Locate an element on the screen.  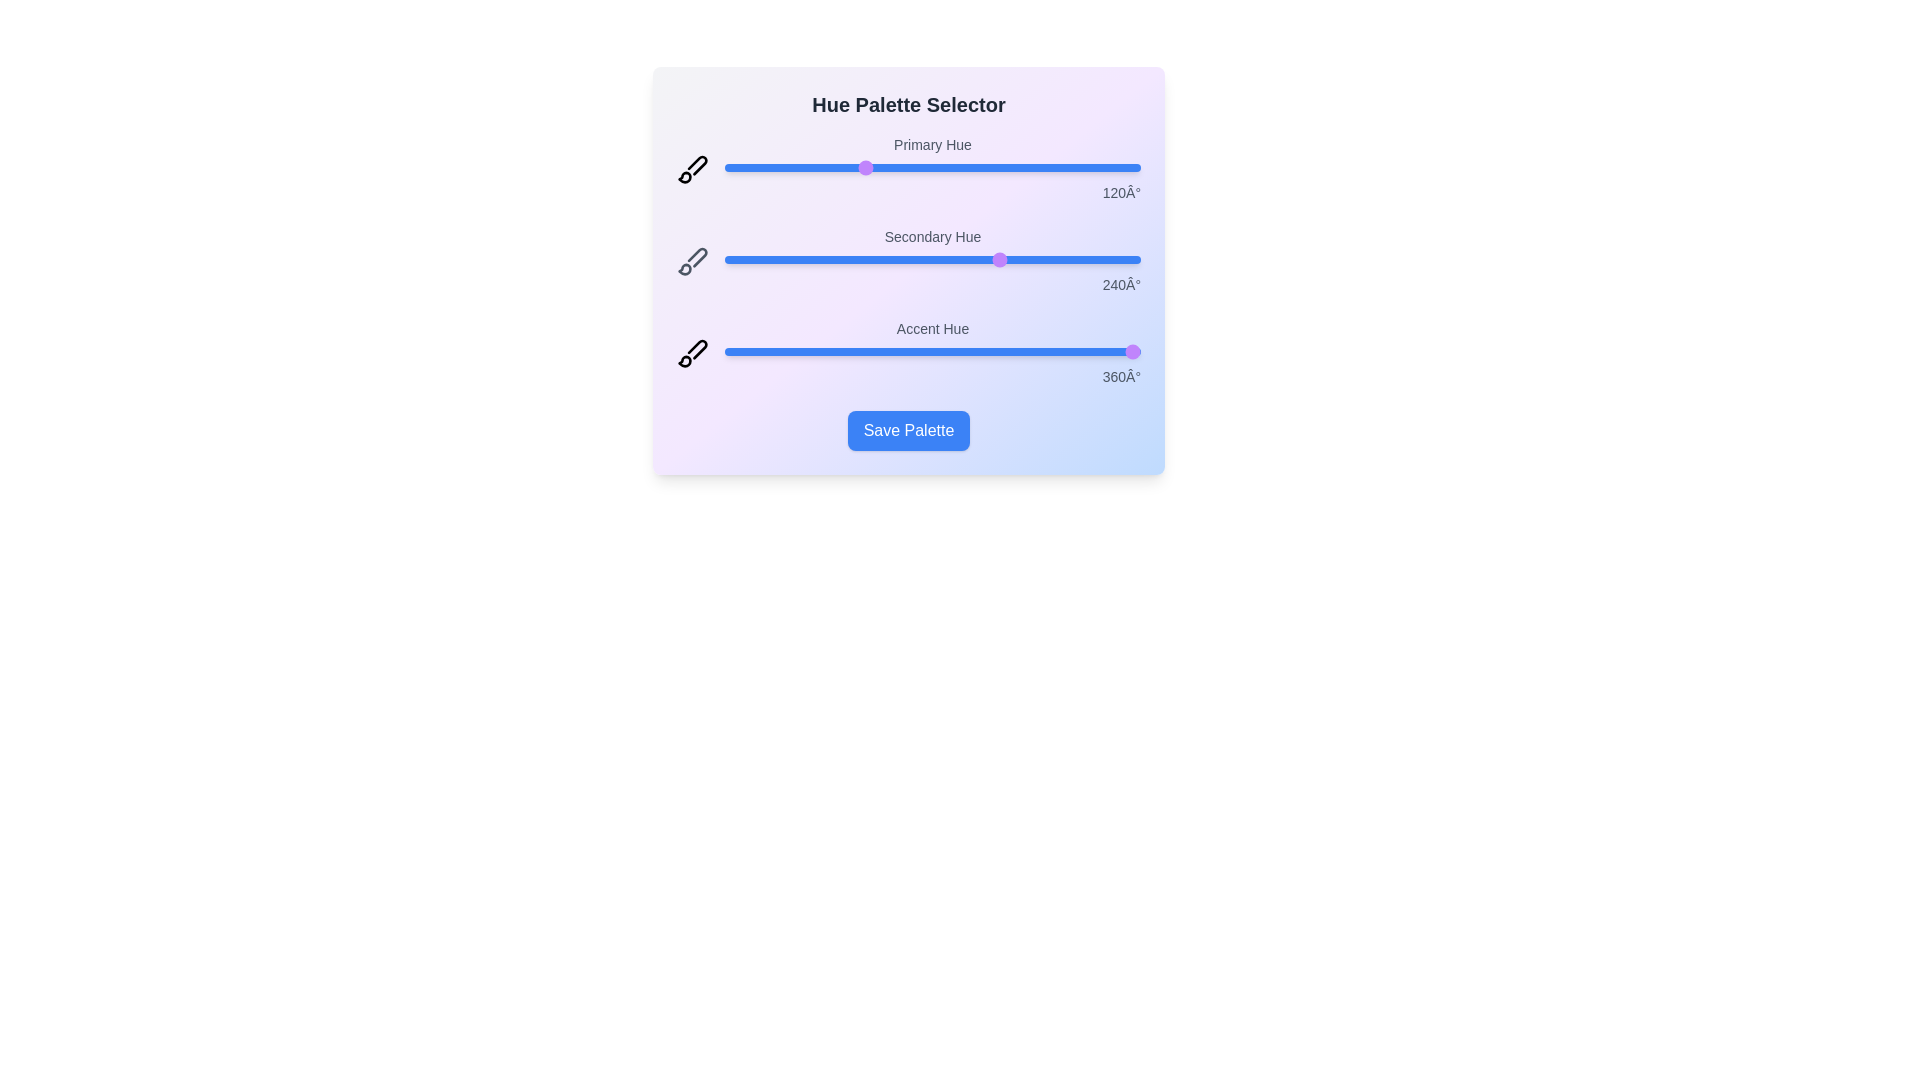
the 'Accent Hue' slider to 64 degrees is located at coordinates (797, 350).